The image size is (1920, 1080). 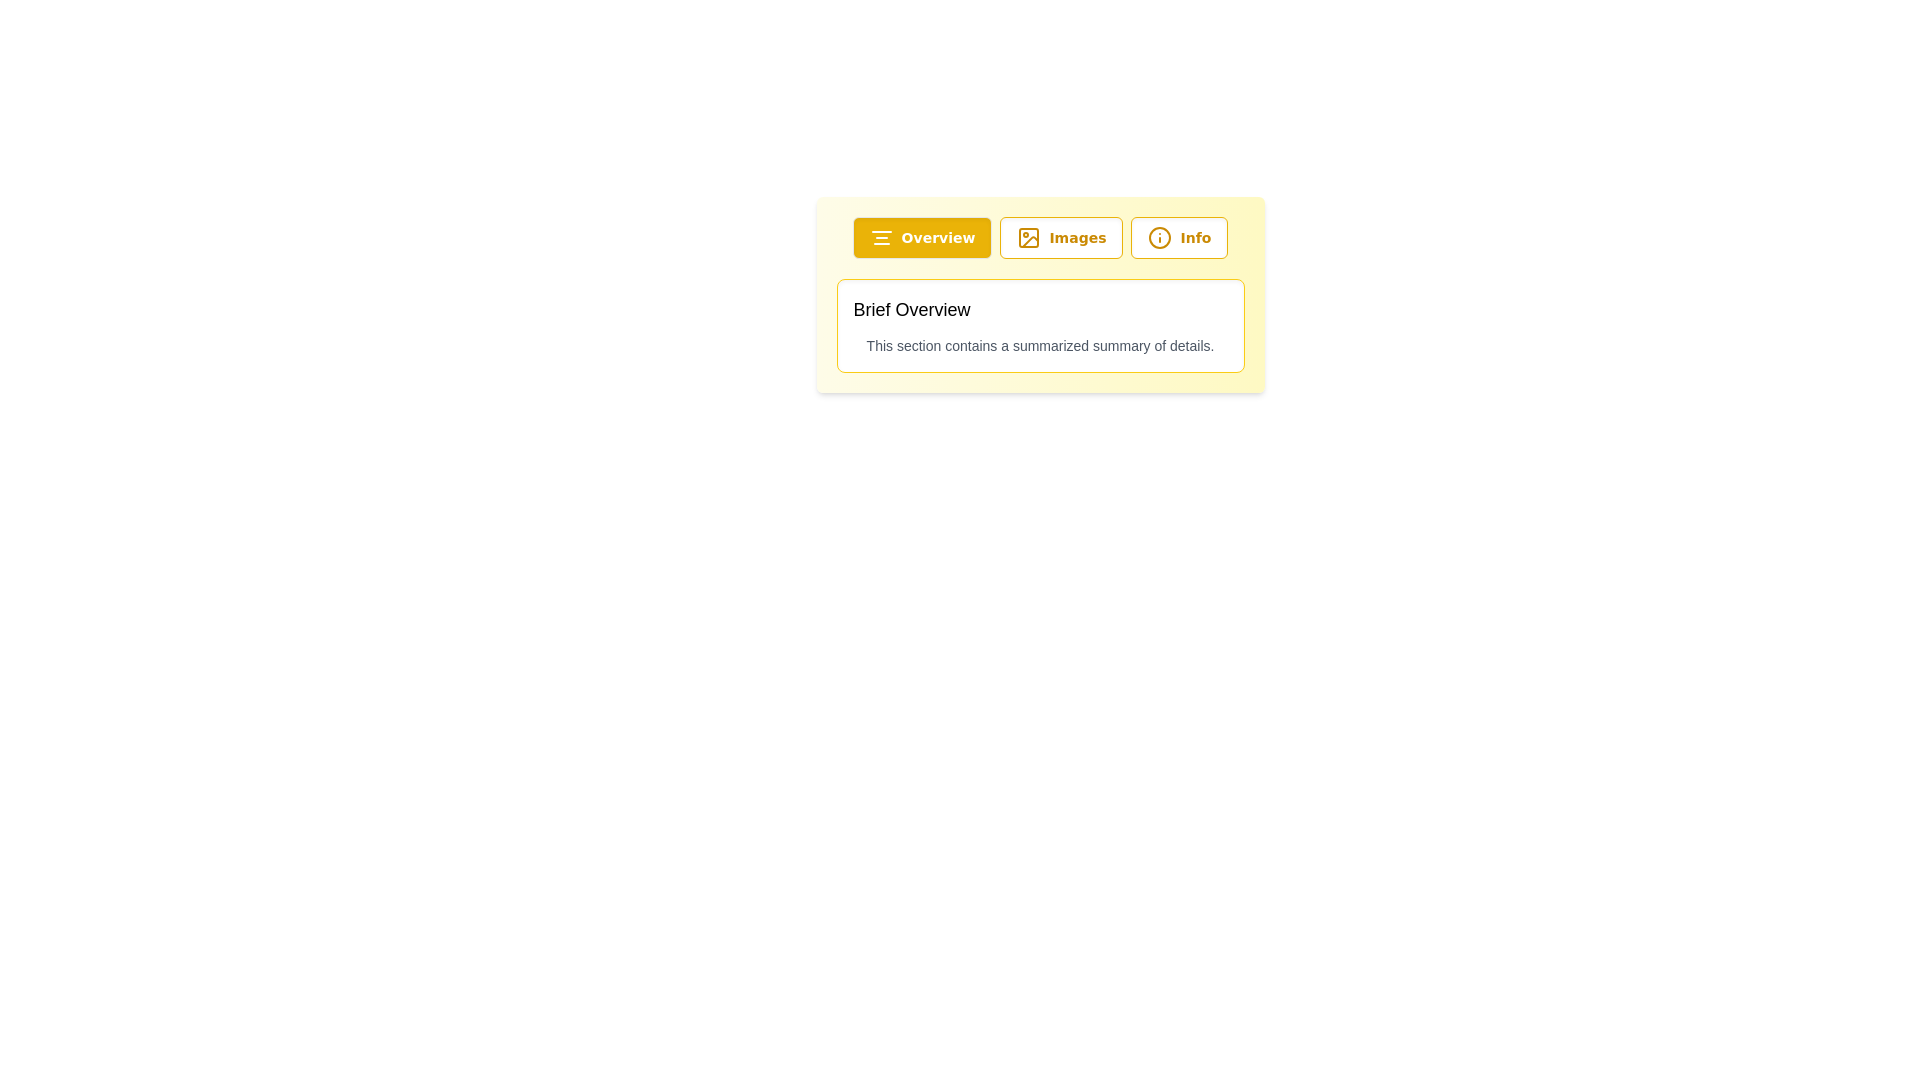 What do you see at coordinates (1160, 237) in the screenshot?
I see `the circular SVG icon with a bordered outline, which contains a vertical line and a dot, located within the 'Info' button` at bounding box center [1160, 237].